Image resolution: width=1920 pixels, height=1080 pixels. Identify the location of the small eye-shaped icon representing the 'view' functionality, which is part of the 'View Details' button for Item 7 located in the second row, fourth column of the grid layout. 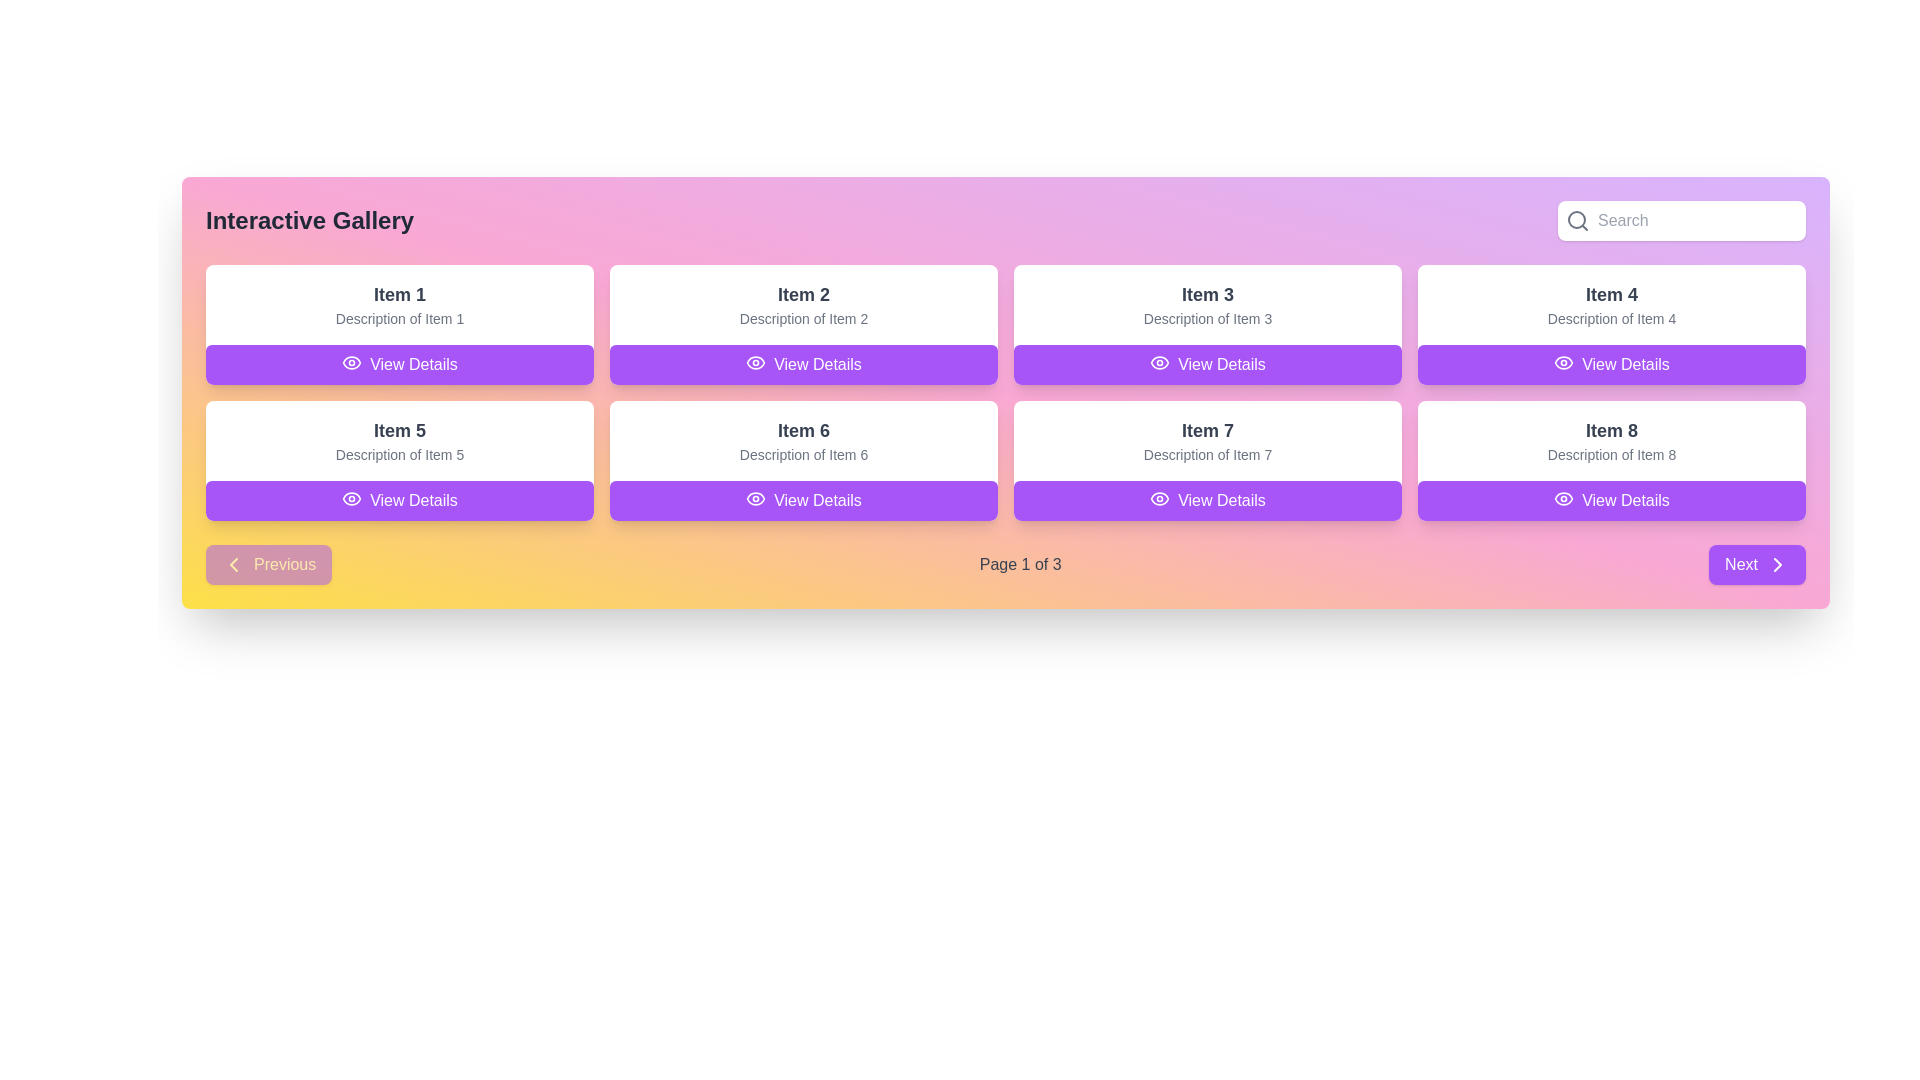
(1160, 497).